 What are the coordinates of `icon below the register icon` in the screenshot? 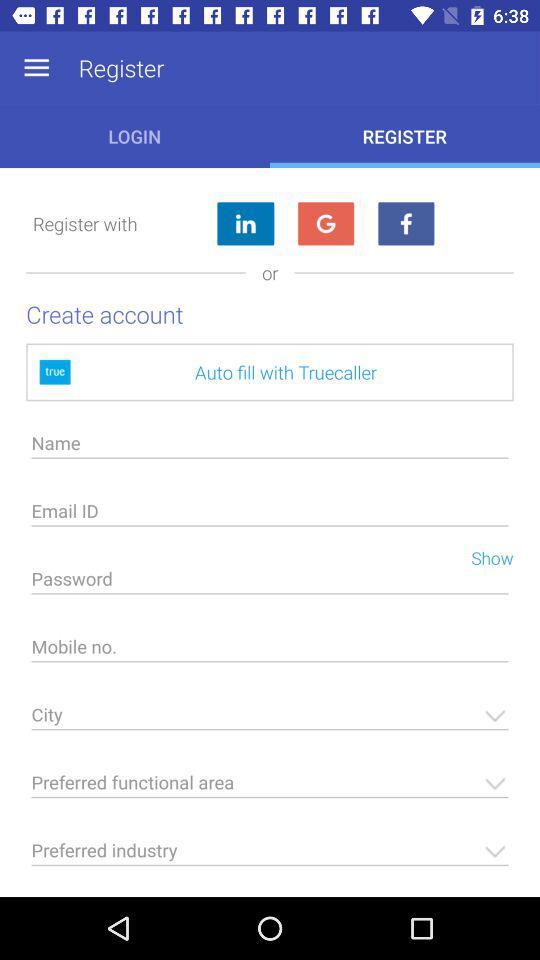 It's located at (405, 224).